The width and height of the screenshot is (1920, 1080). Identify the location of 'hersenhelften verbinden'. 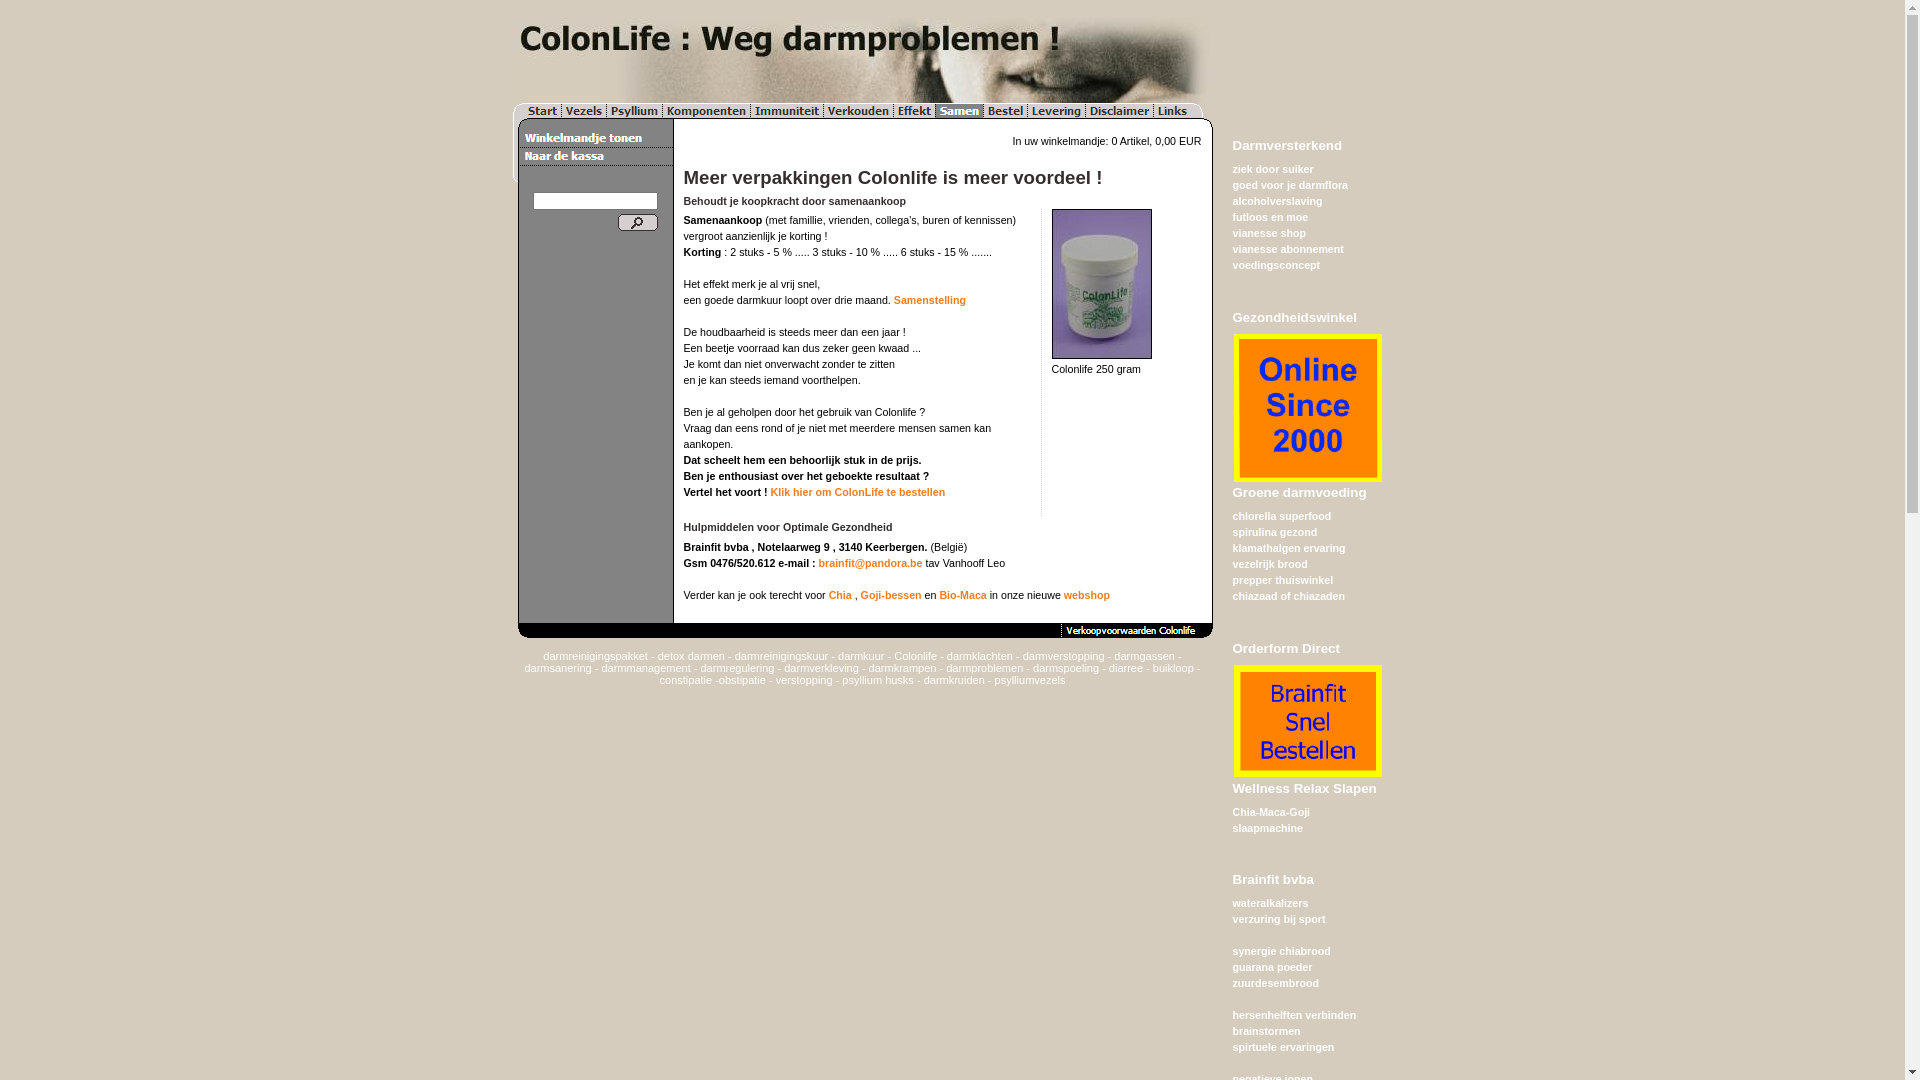
(1294, 1014).